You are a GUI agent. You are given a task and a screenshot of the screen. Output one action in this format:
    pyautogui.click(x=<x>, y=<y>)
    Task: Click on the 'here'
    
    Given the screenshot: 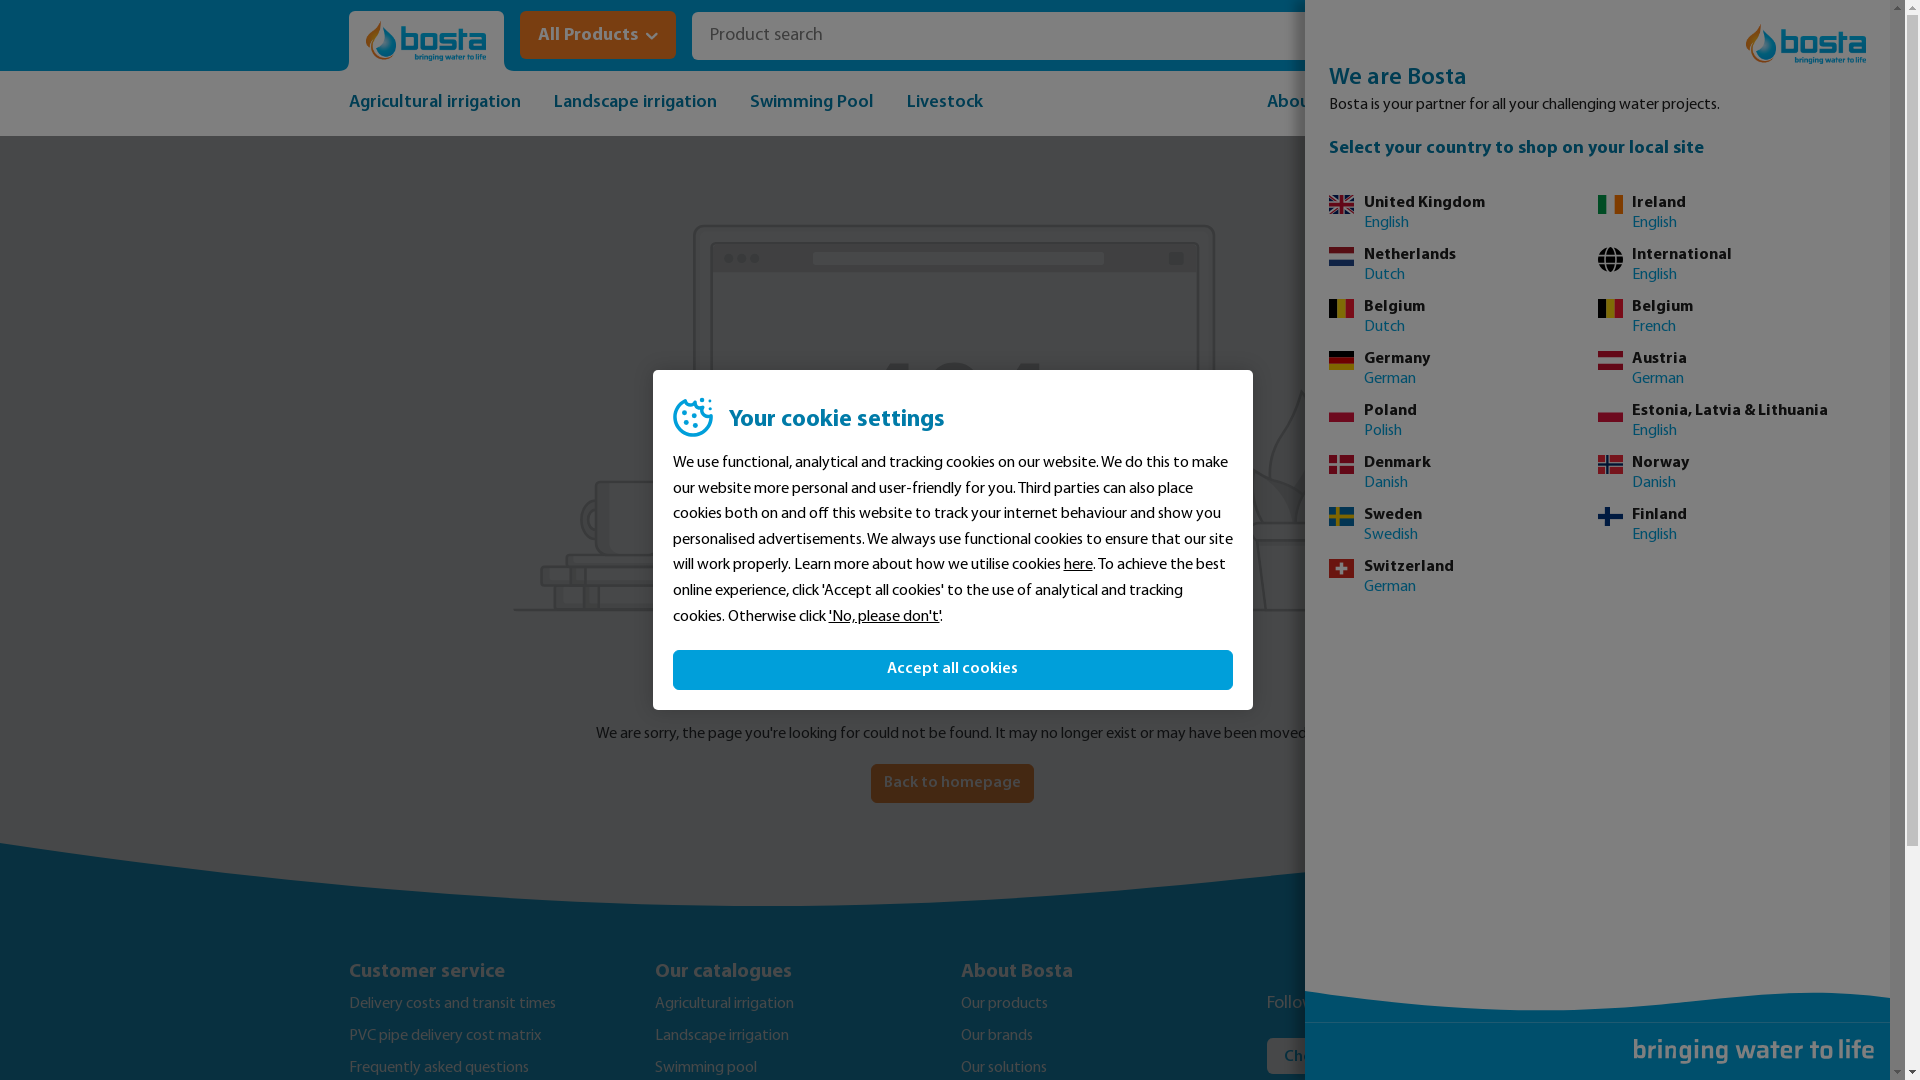 What is the action you would take?
    pyautogui.click(x=1077, y=566)
    